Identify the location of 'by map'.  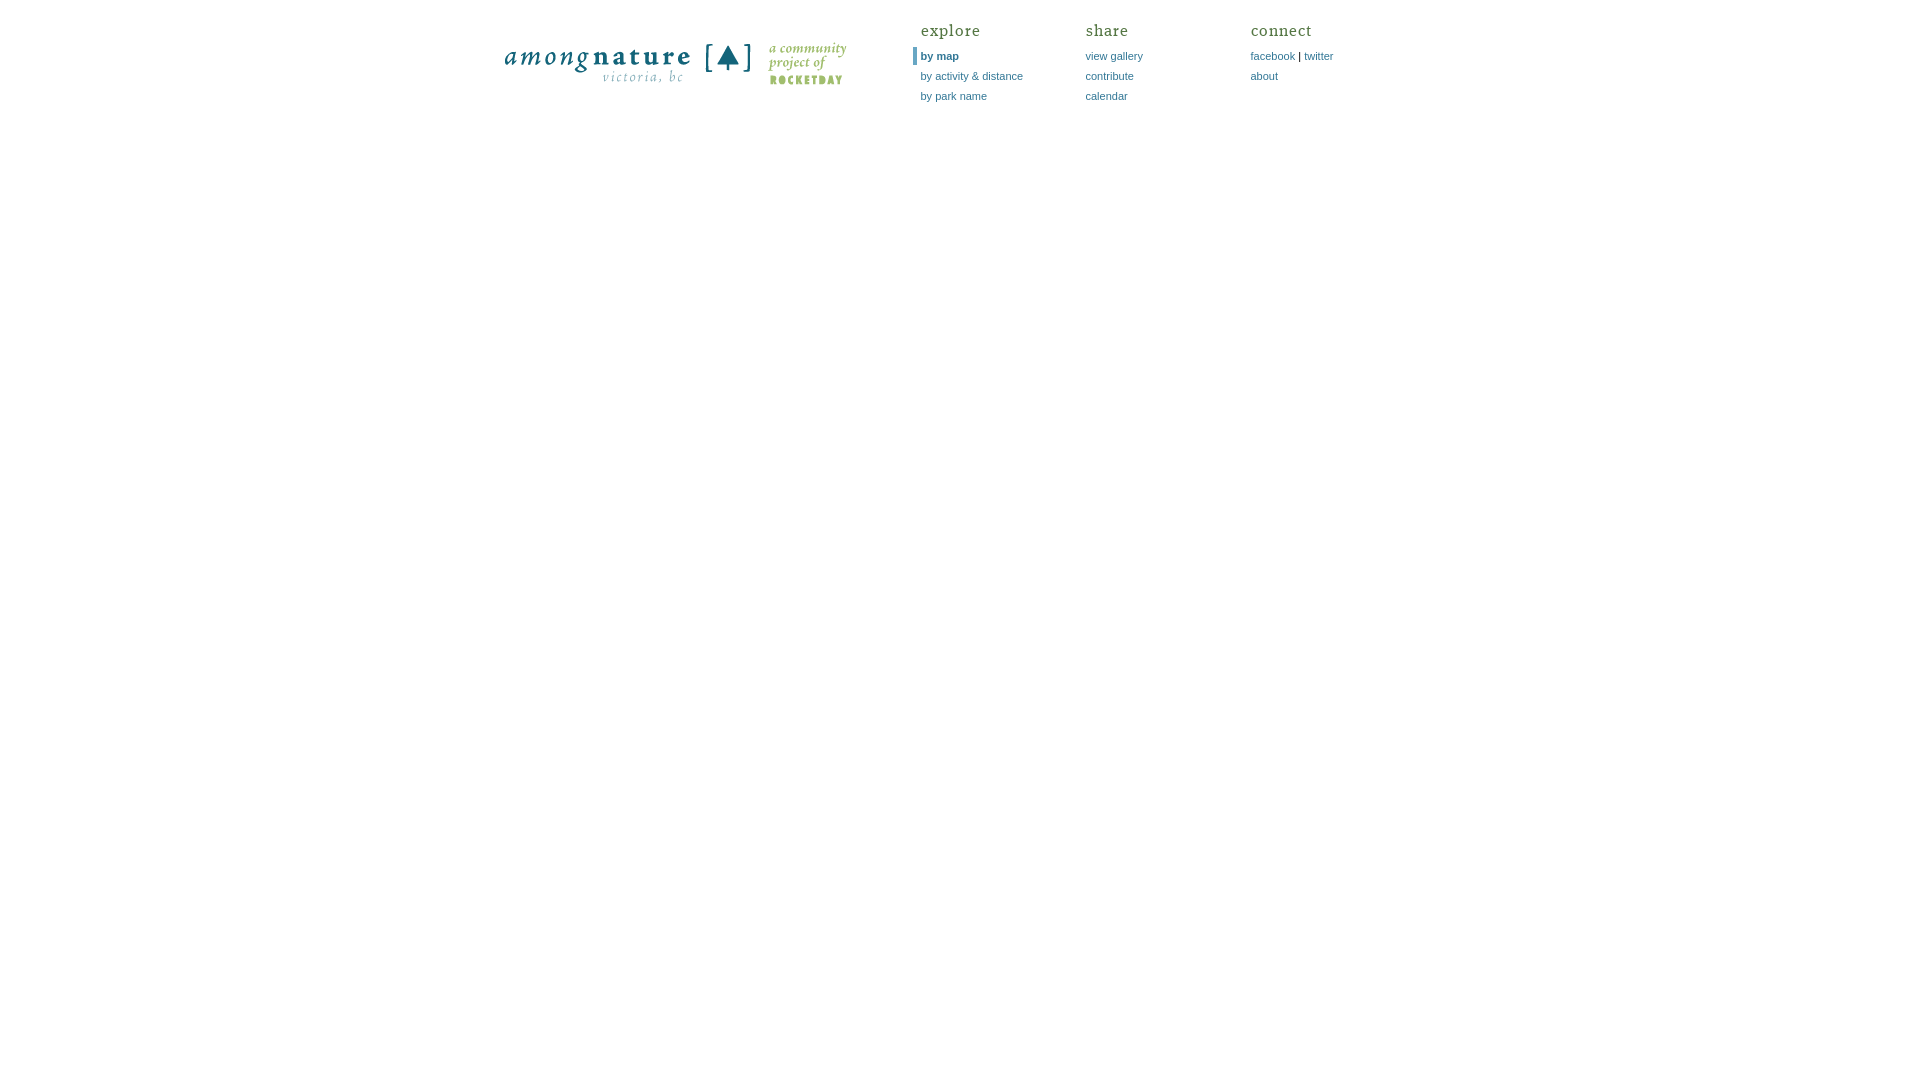
(938, 55).